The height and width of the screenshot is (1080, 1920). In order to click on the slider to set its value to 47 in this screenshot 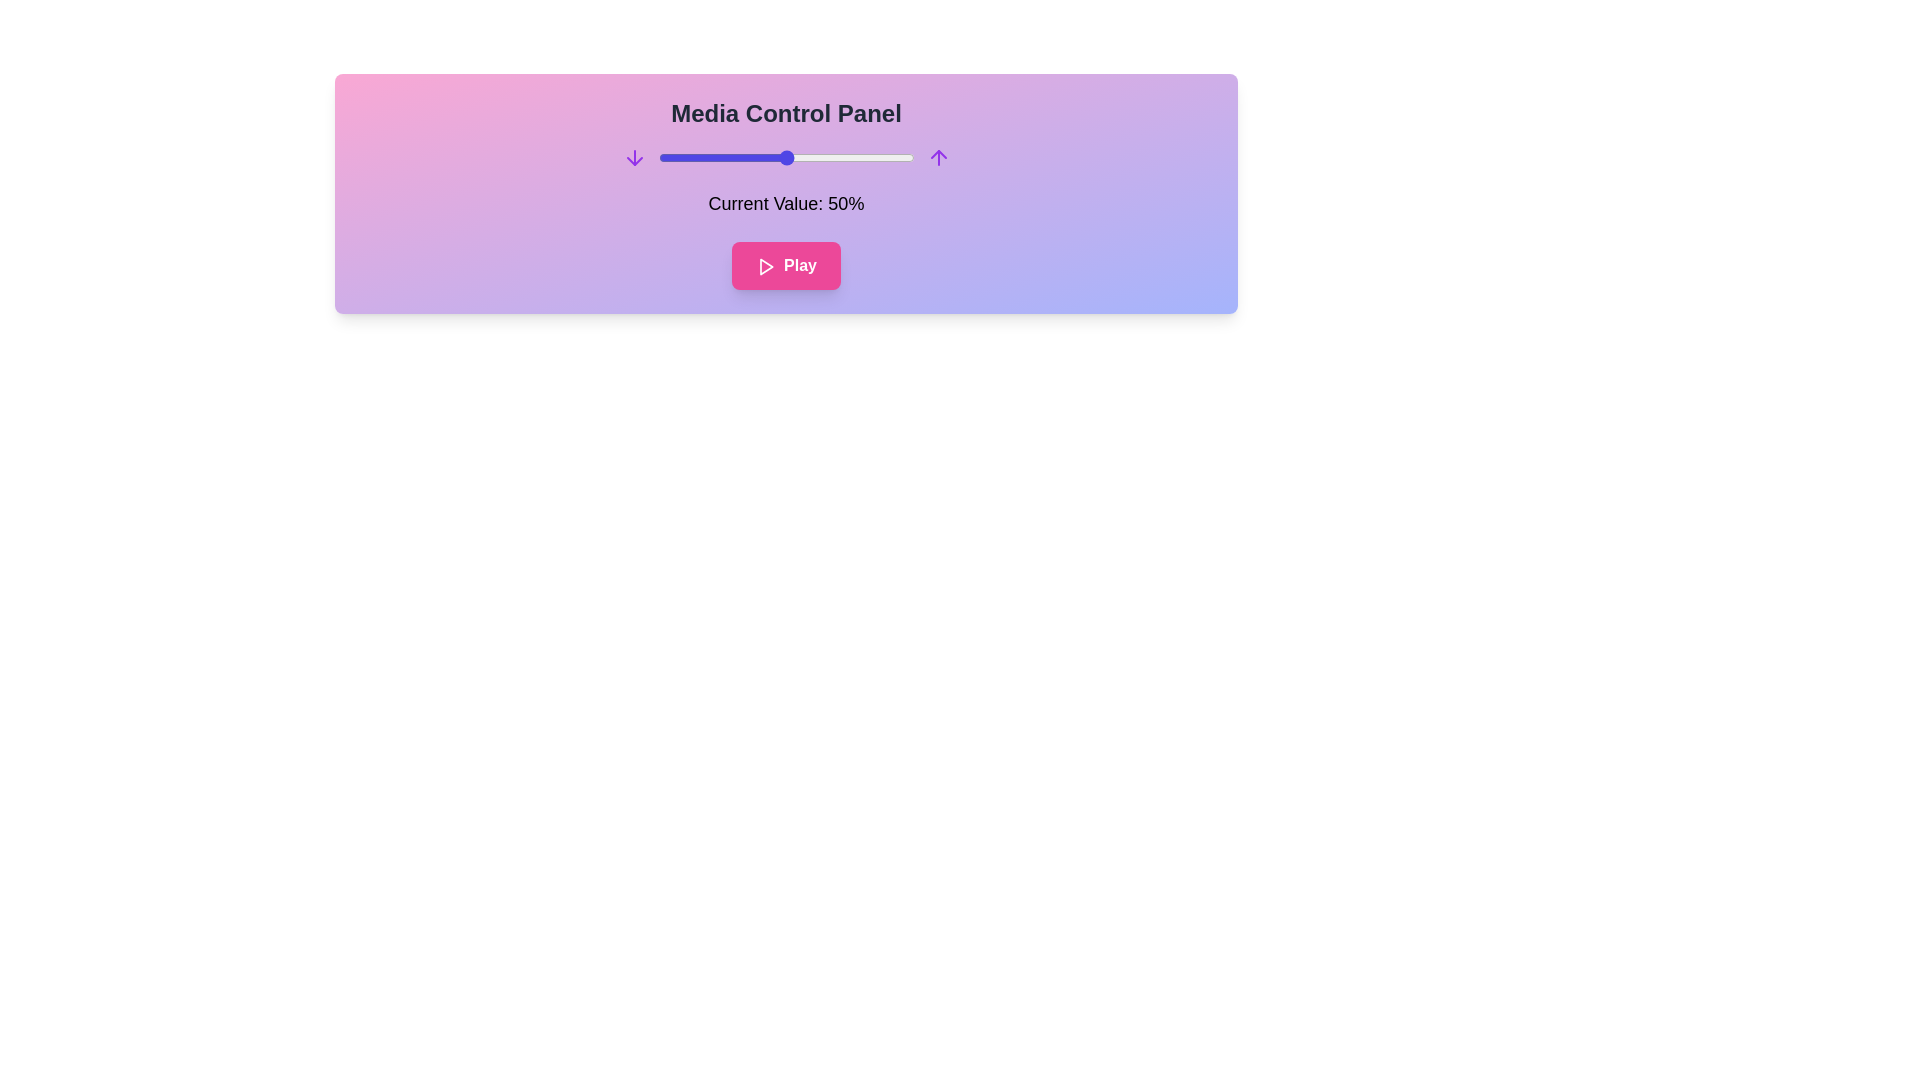, I will do `click(777, 157)`.